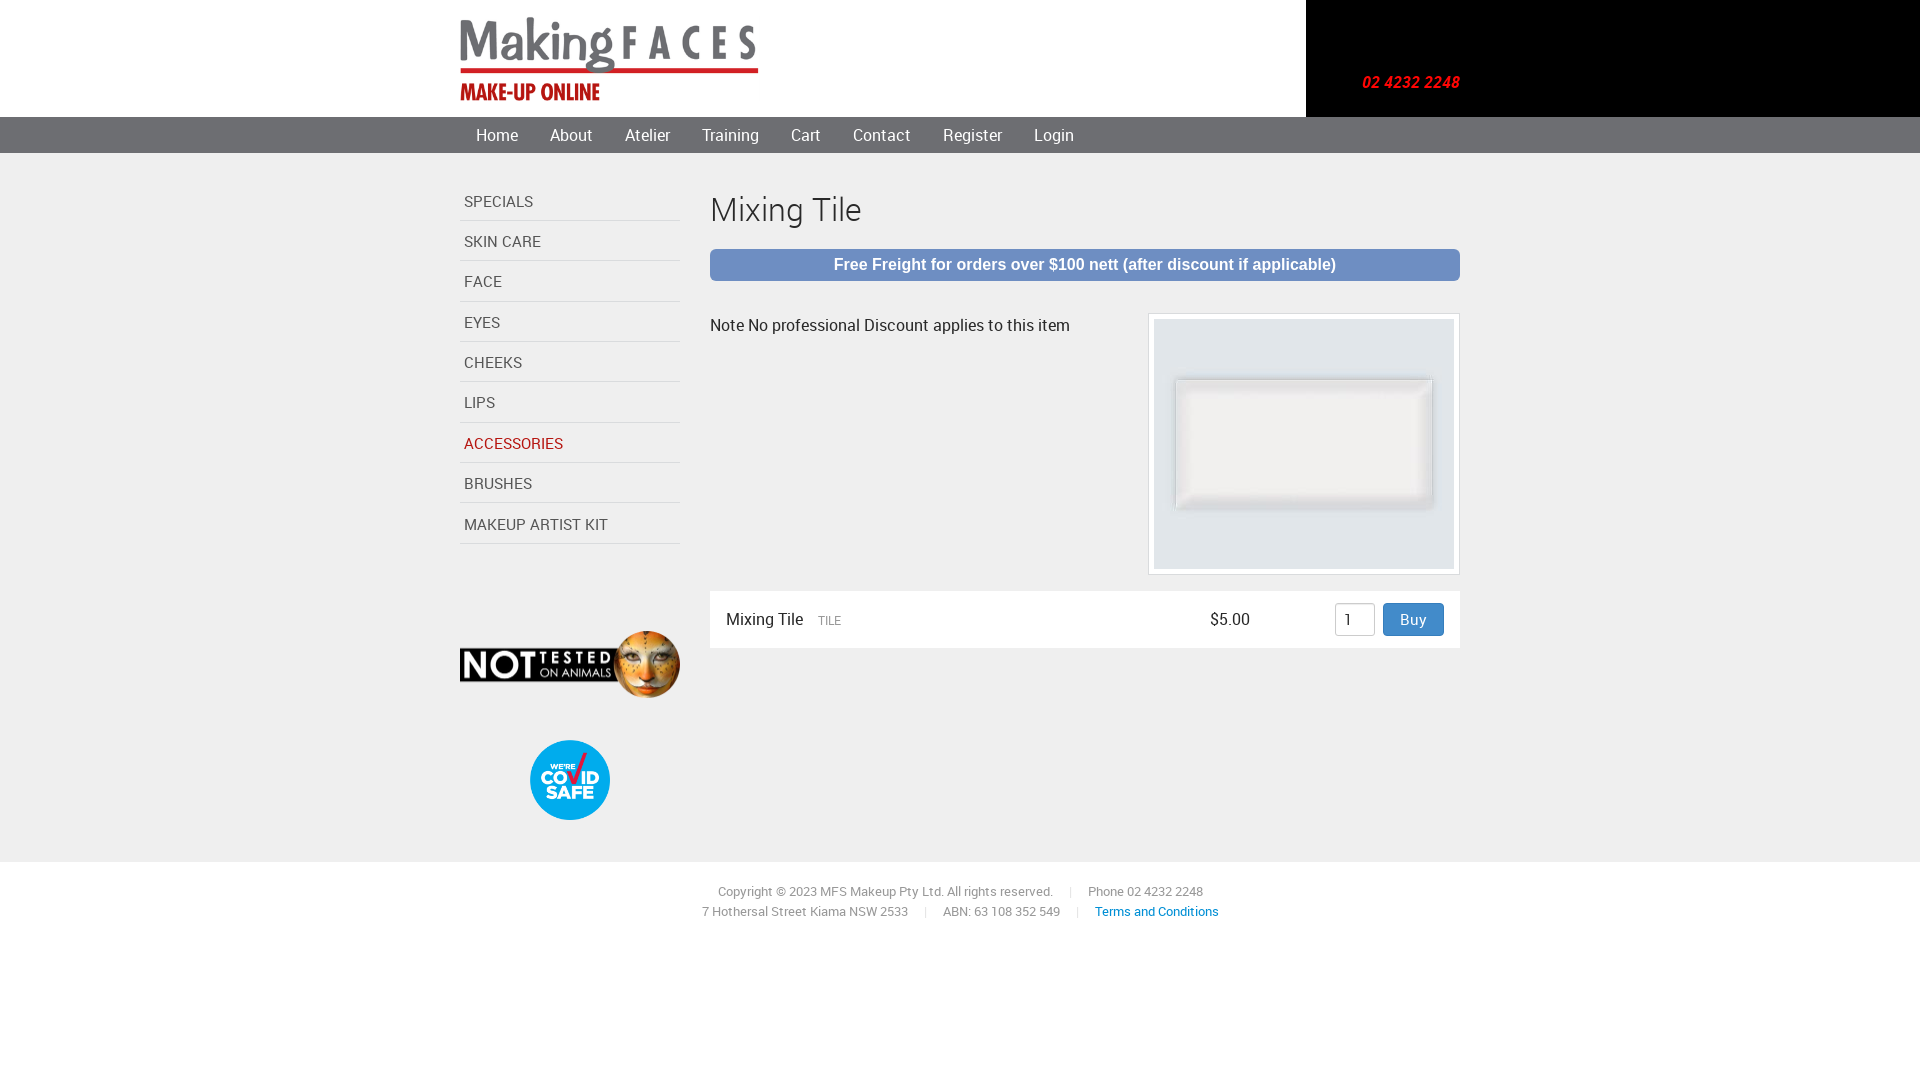 This screenshot has width=1920, height=1080. What do you see at coordinates (729, 135) in the screenshot?
I see `'Training'` at bounding box center [729, 135].